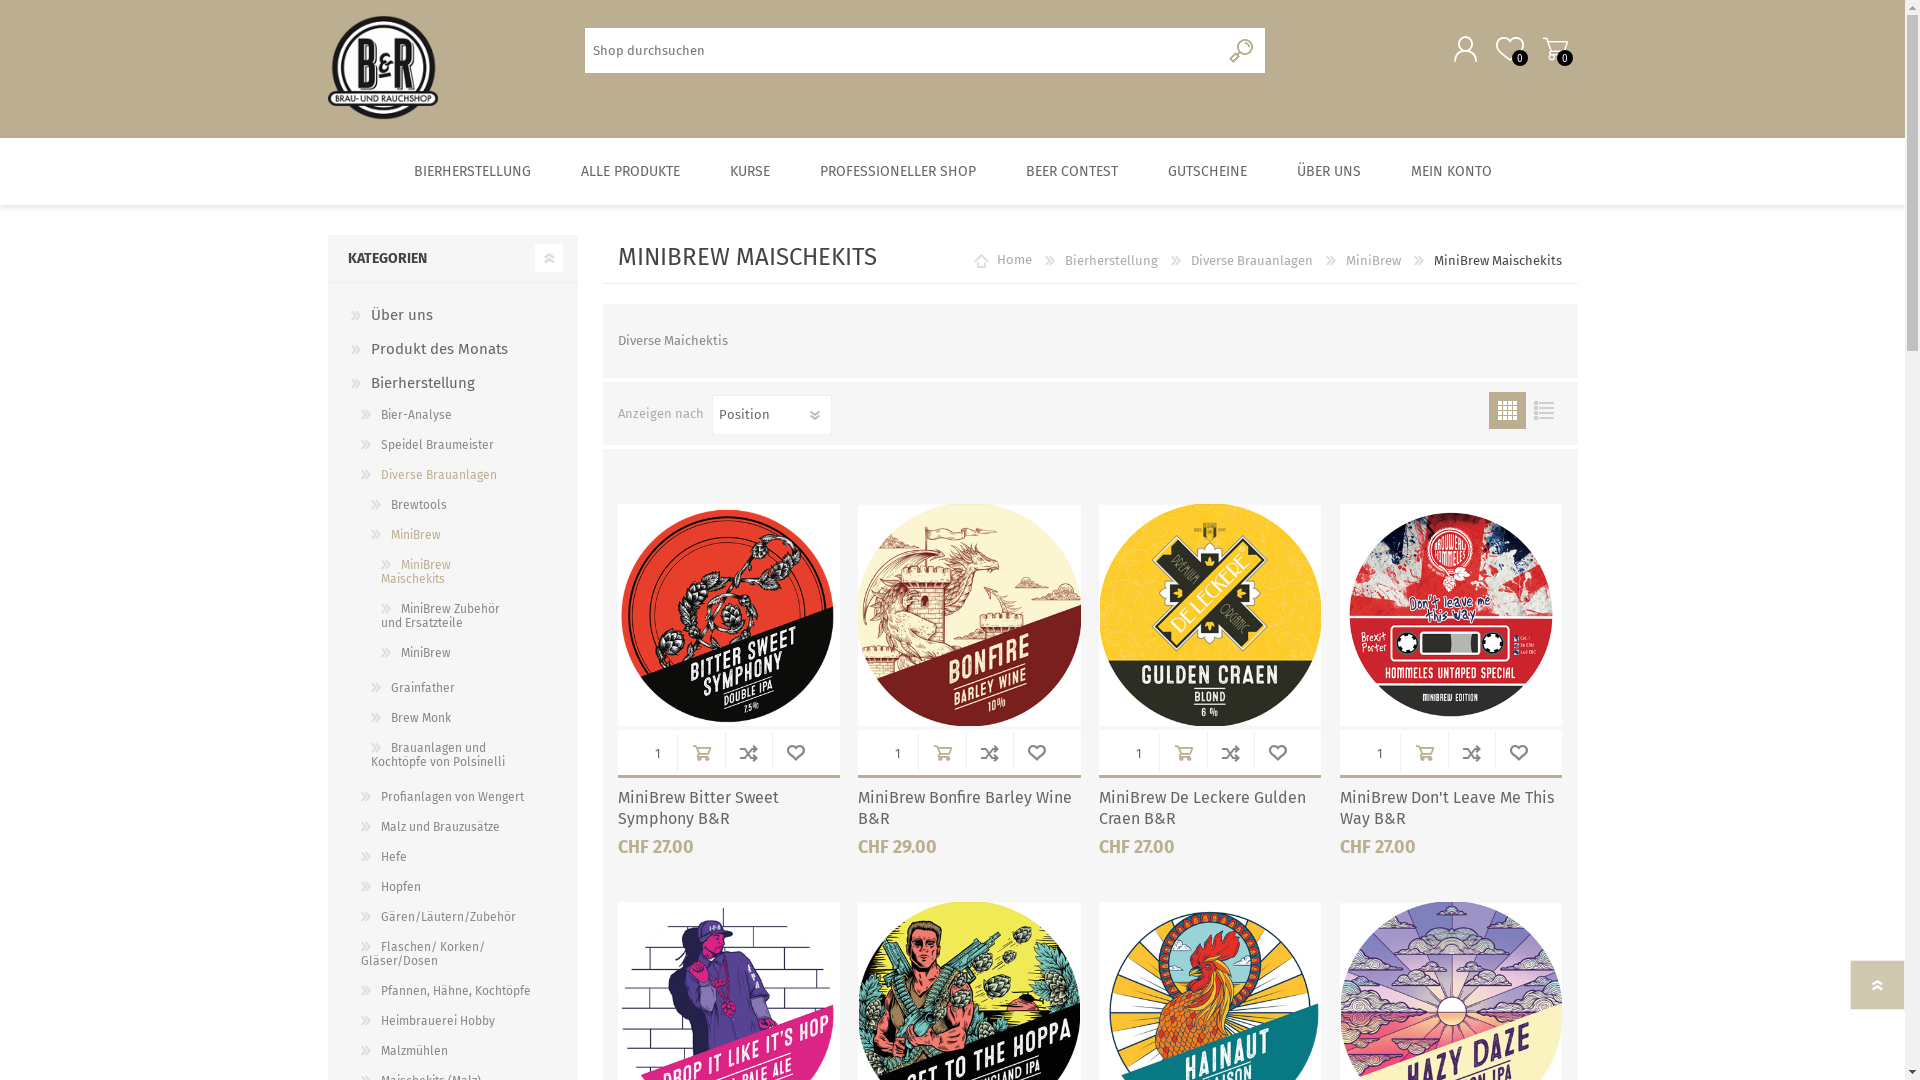  Describe the element at coordinates (1510, 48) in the screenshot. I see `'Wunschliste` at that location.